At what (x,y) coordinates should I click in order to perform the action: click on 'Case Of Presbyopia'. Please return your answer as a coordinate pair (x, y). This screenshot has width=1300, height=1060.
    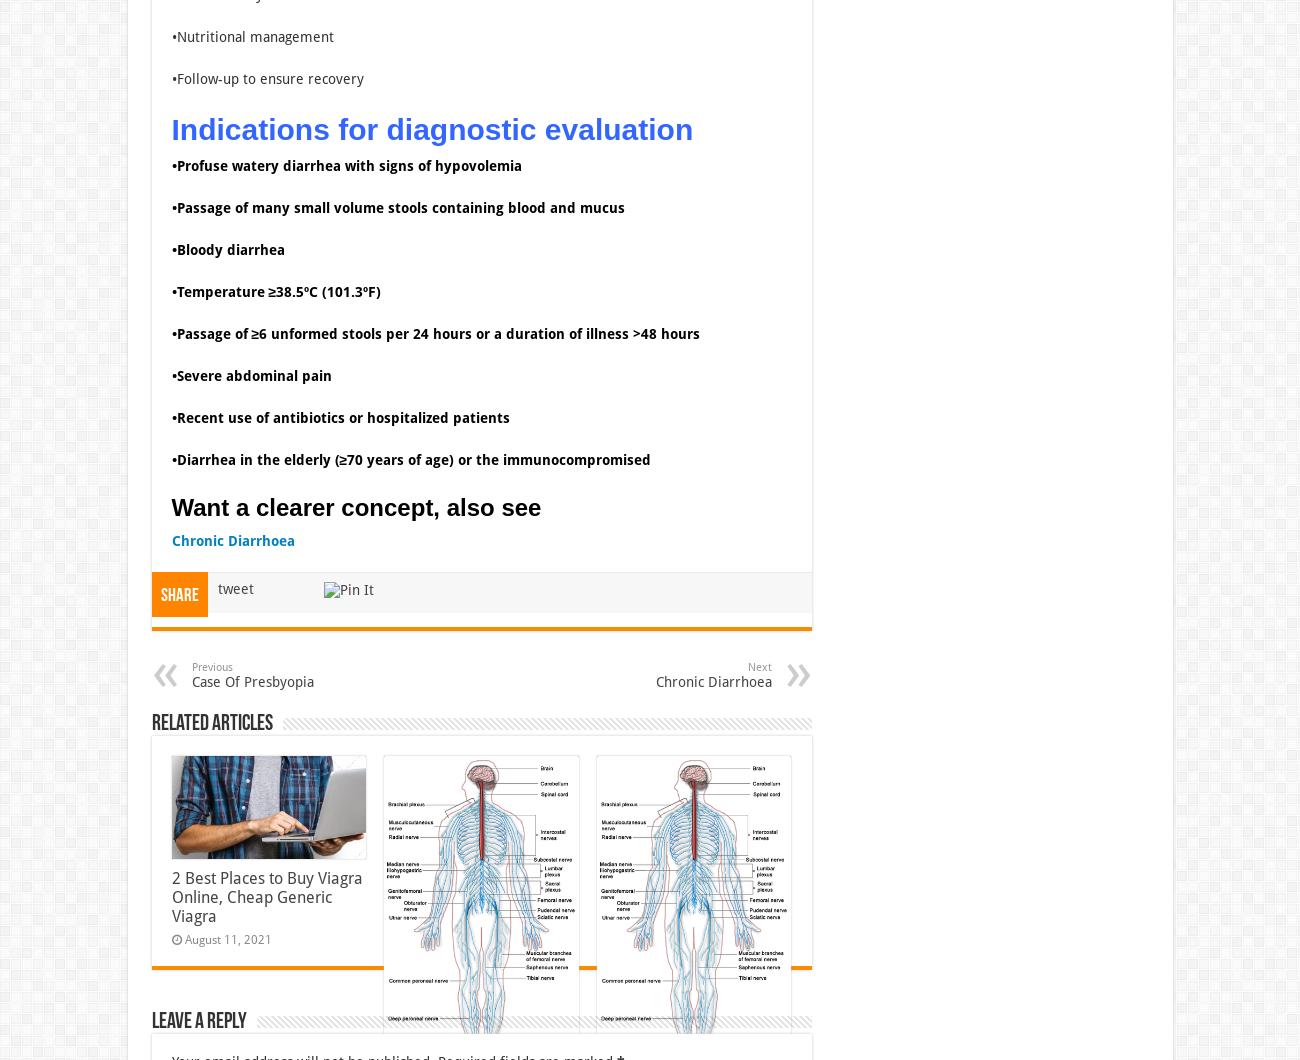
    Looking at the image, I should click on (250, 680).